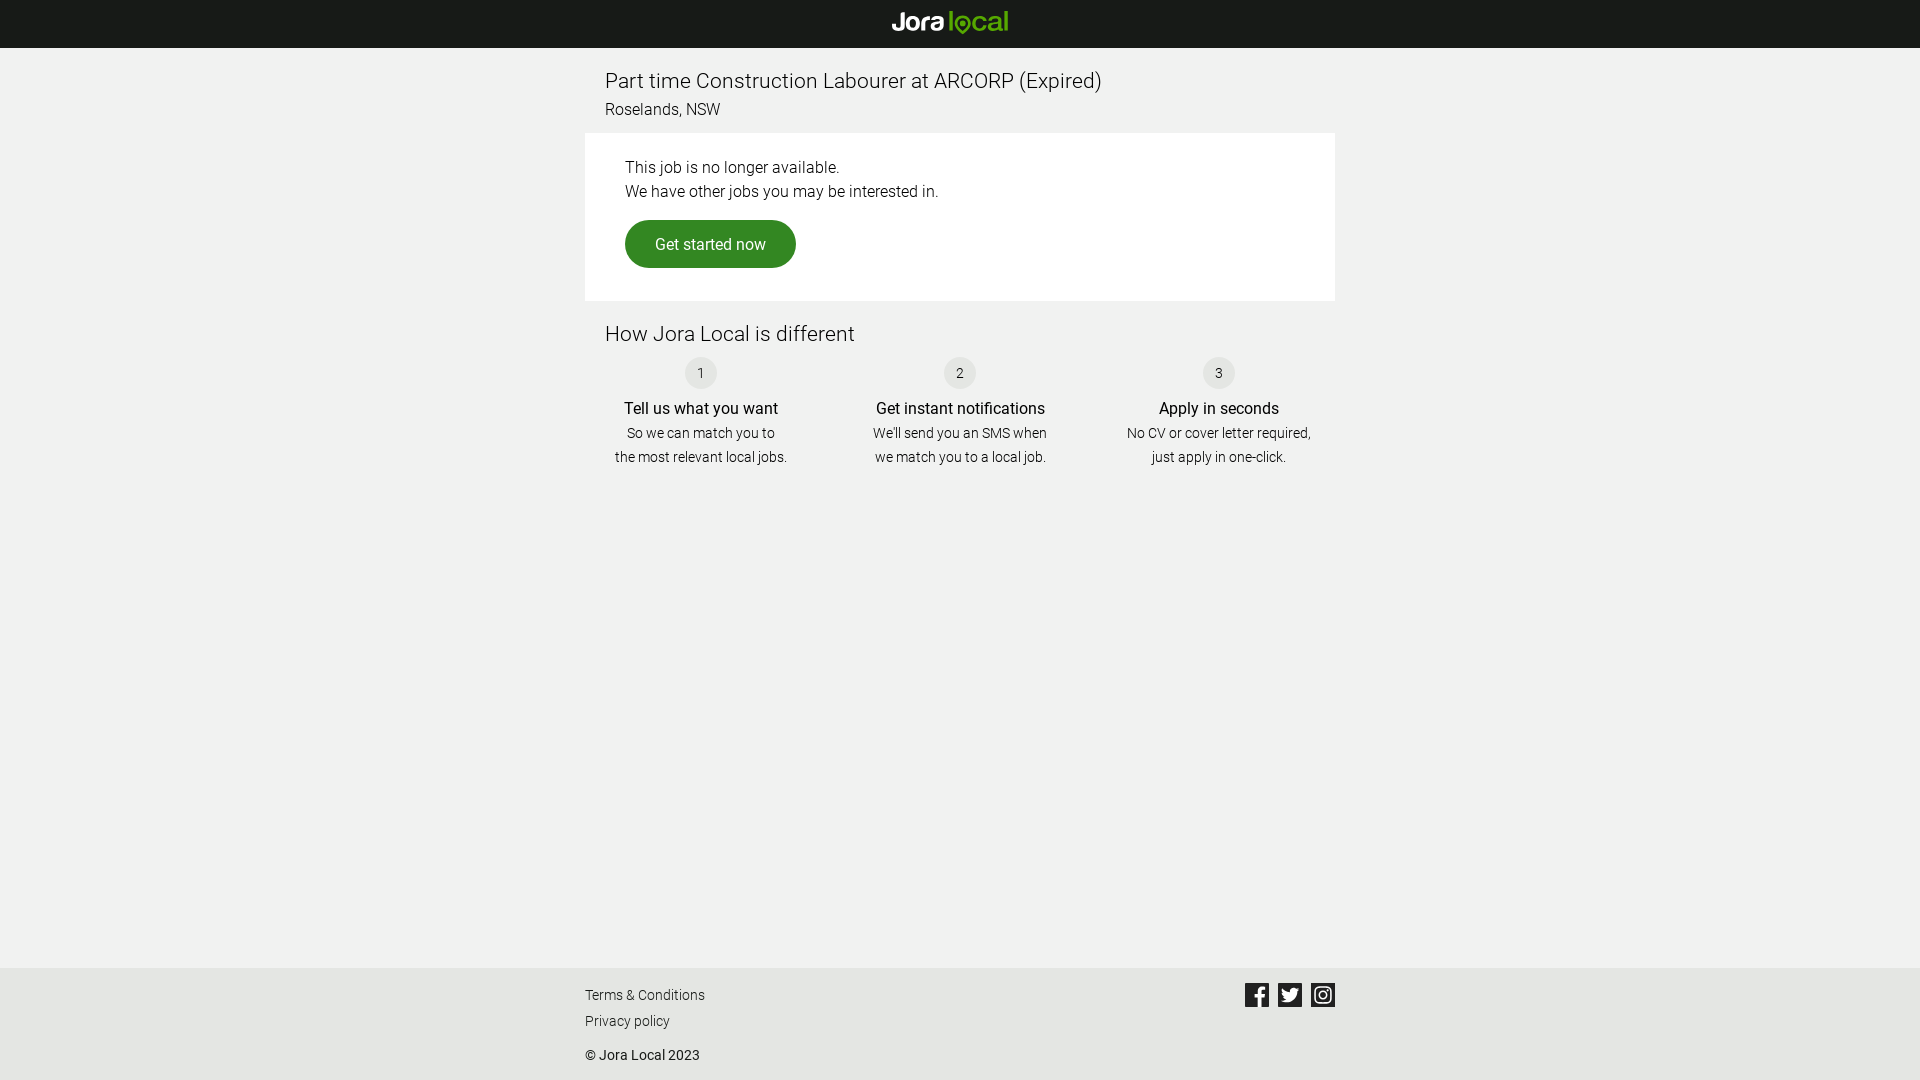  I want to click on 'Jora Local', so click(948, 23).